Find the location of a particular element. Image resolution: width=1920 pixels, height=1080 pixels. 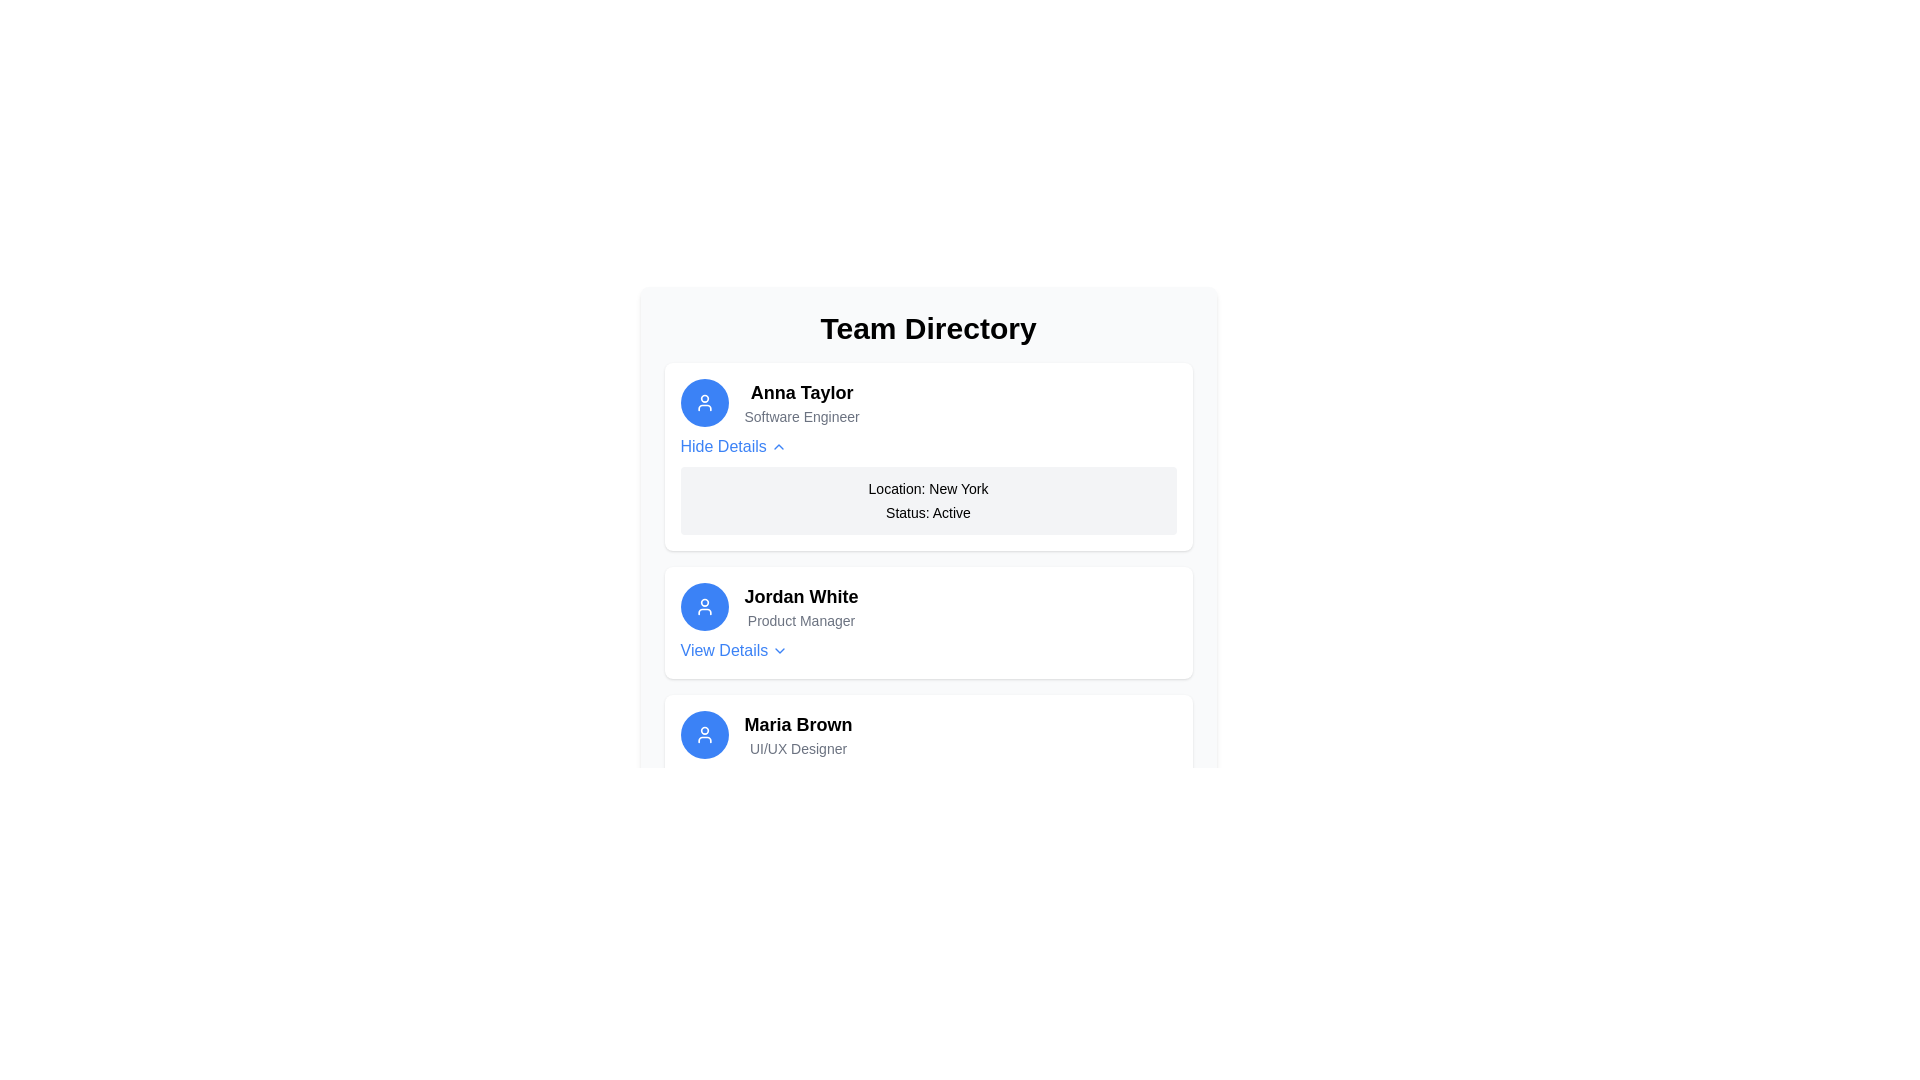

the label indicating the role or position of 'Maria Brown' within the team, located at the bottom of the profile card in the 'Team Directory' section is located at coordinates (797, 748).